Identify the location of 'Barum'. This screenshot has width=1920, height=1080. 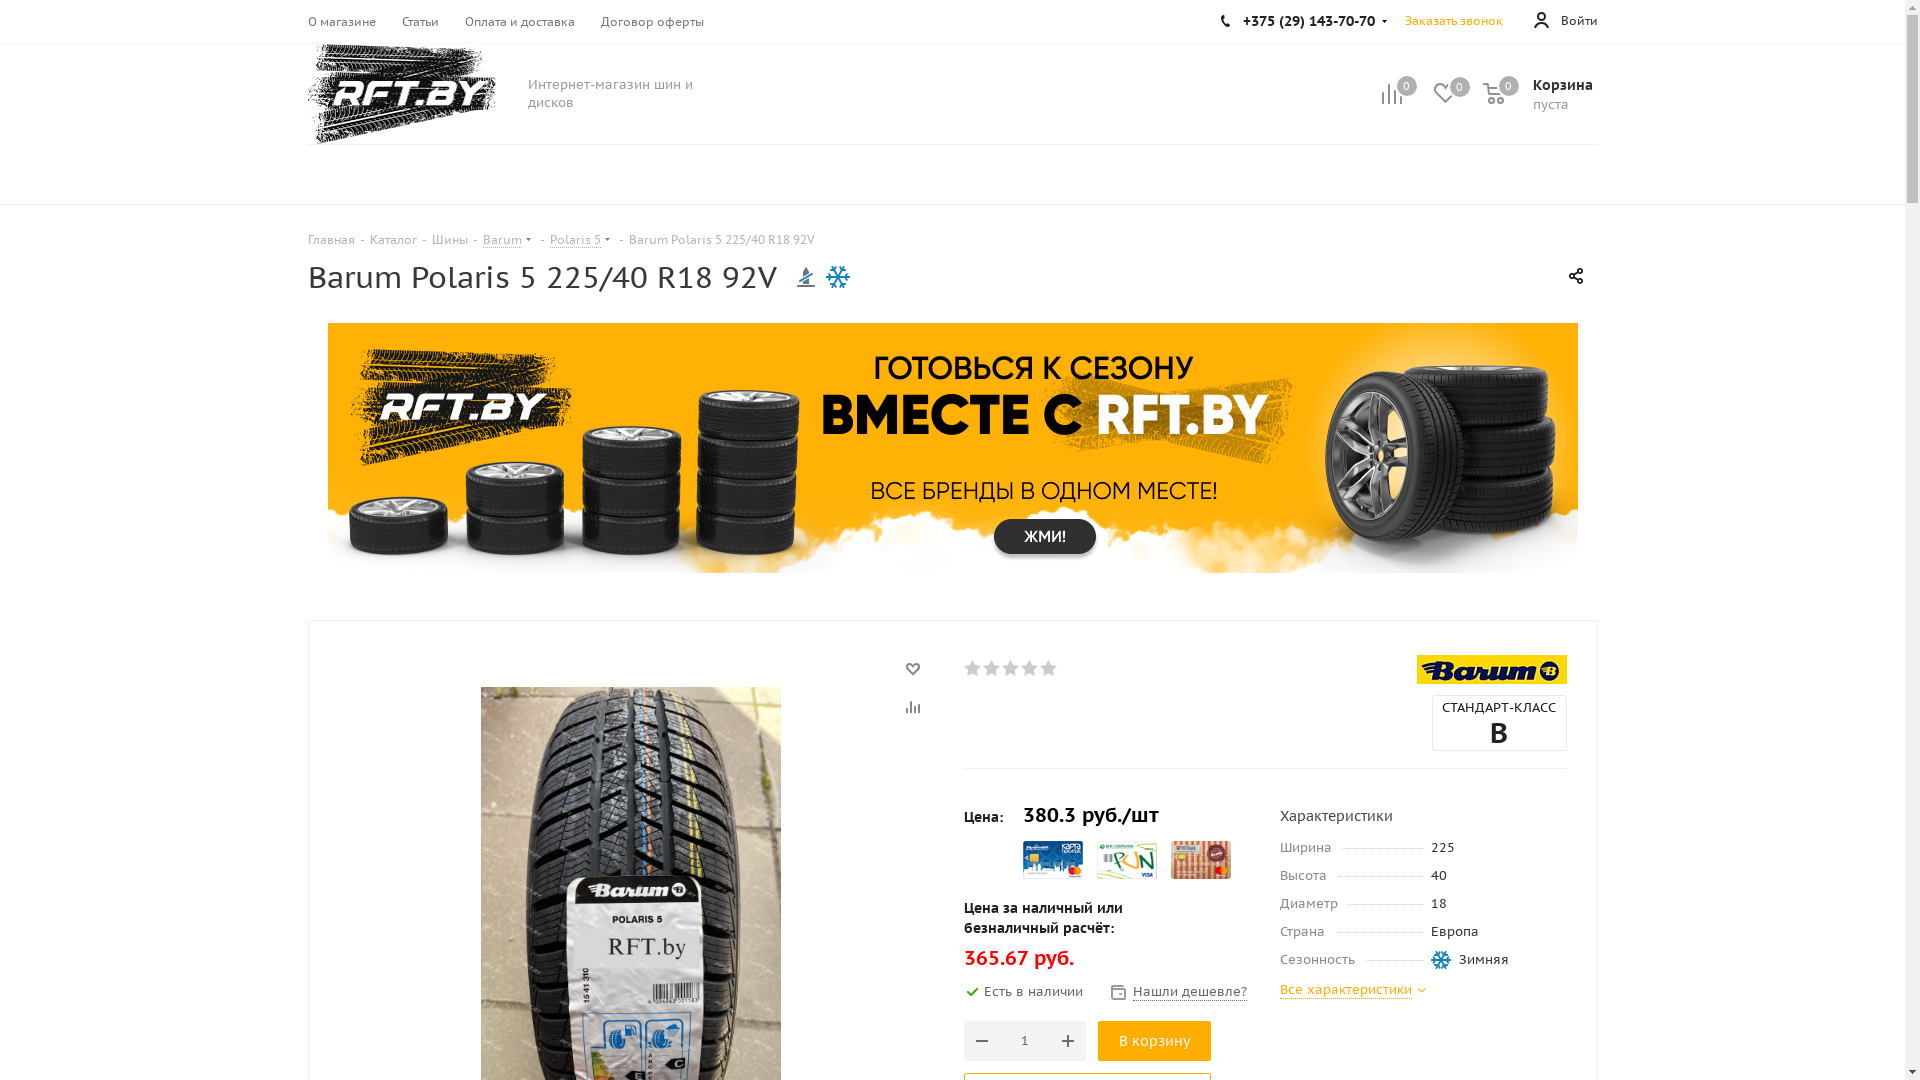
(1491, 669).